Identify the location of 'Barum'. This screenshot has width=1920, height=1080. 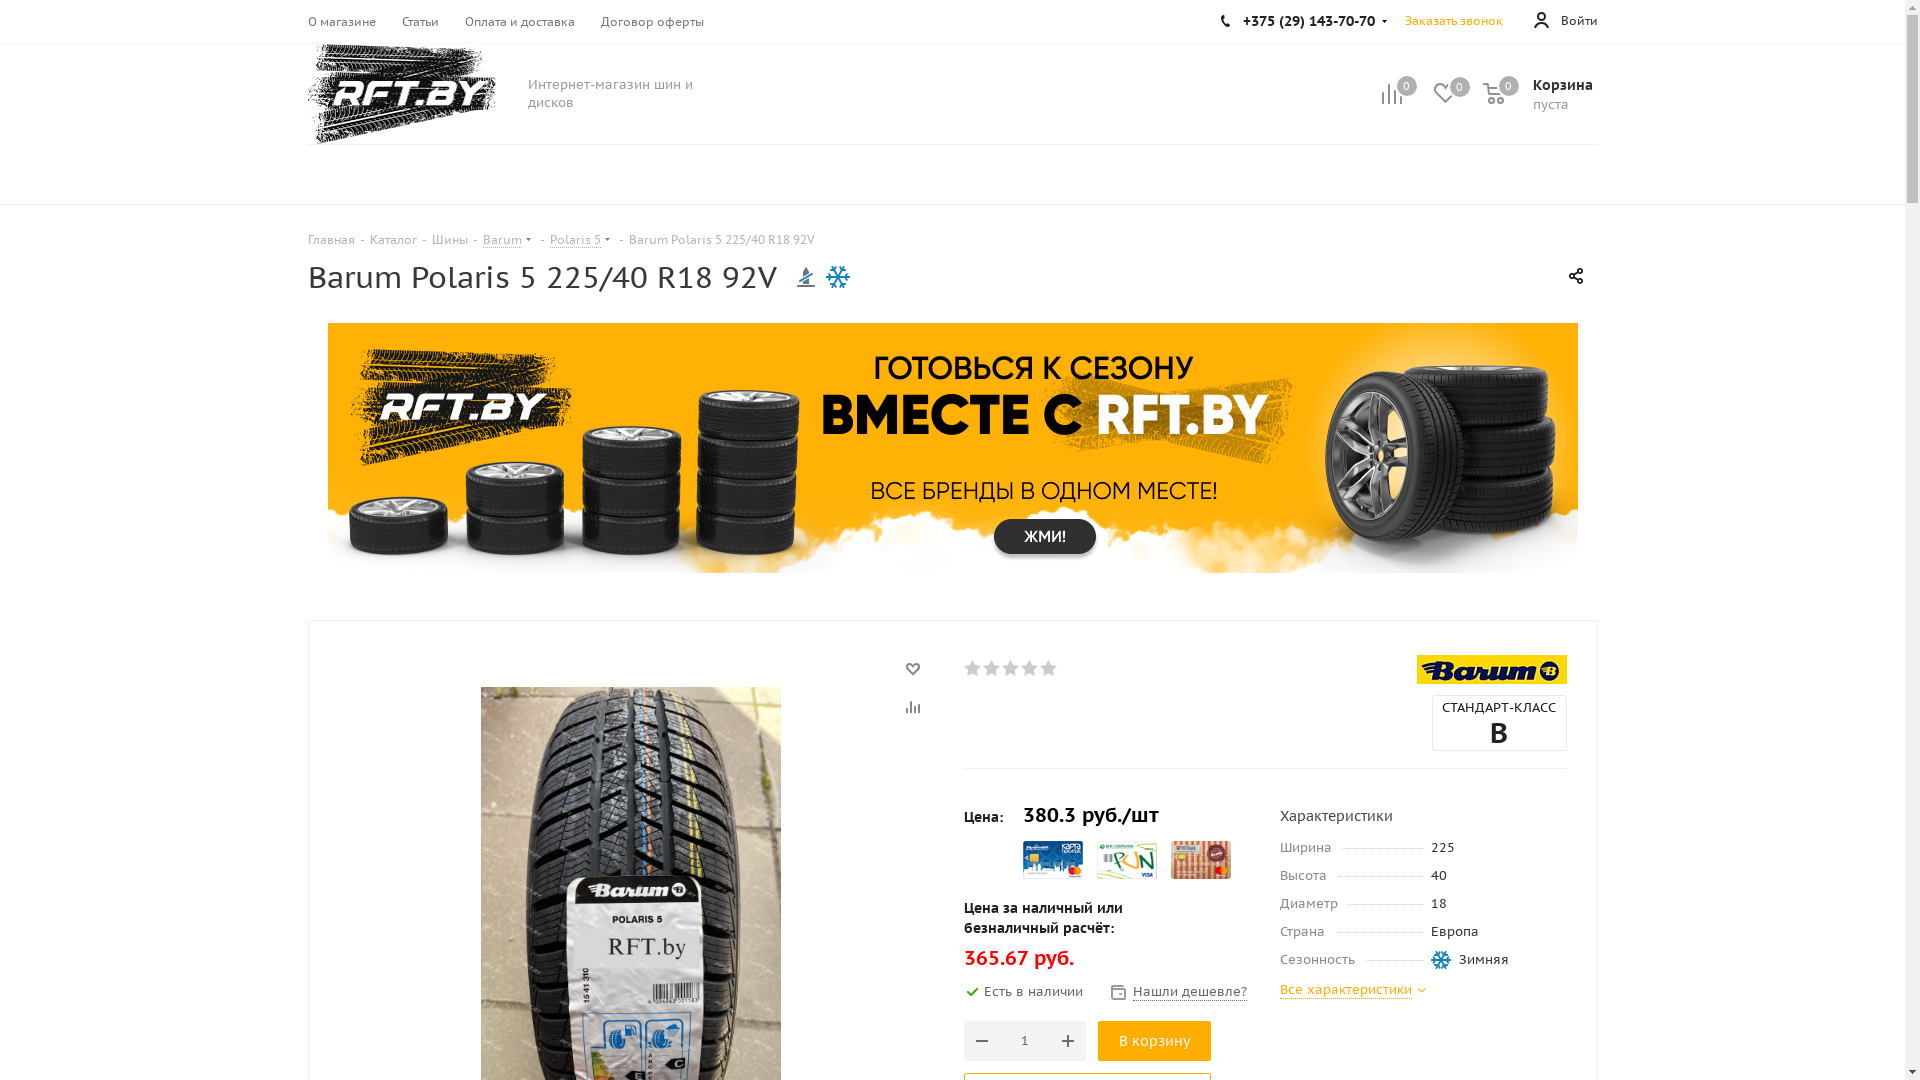
(1491, 669).